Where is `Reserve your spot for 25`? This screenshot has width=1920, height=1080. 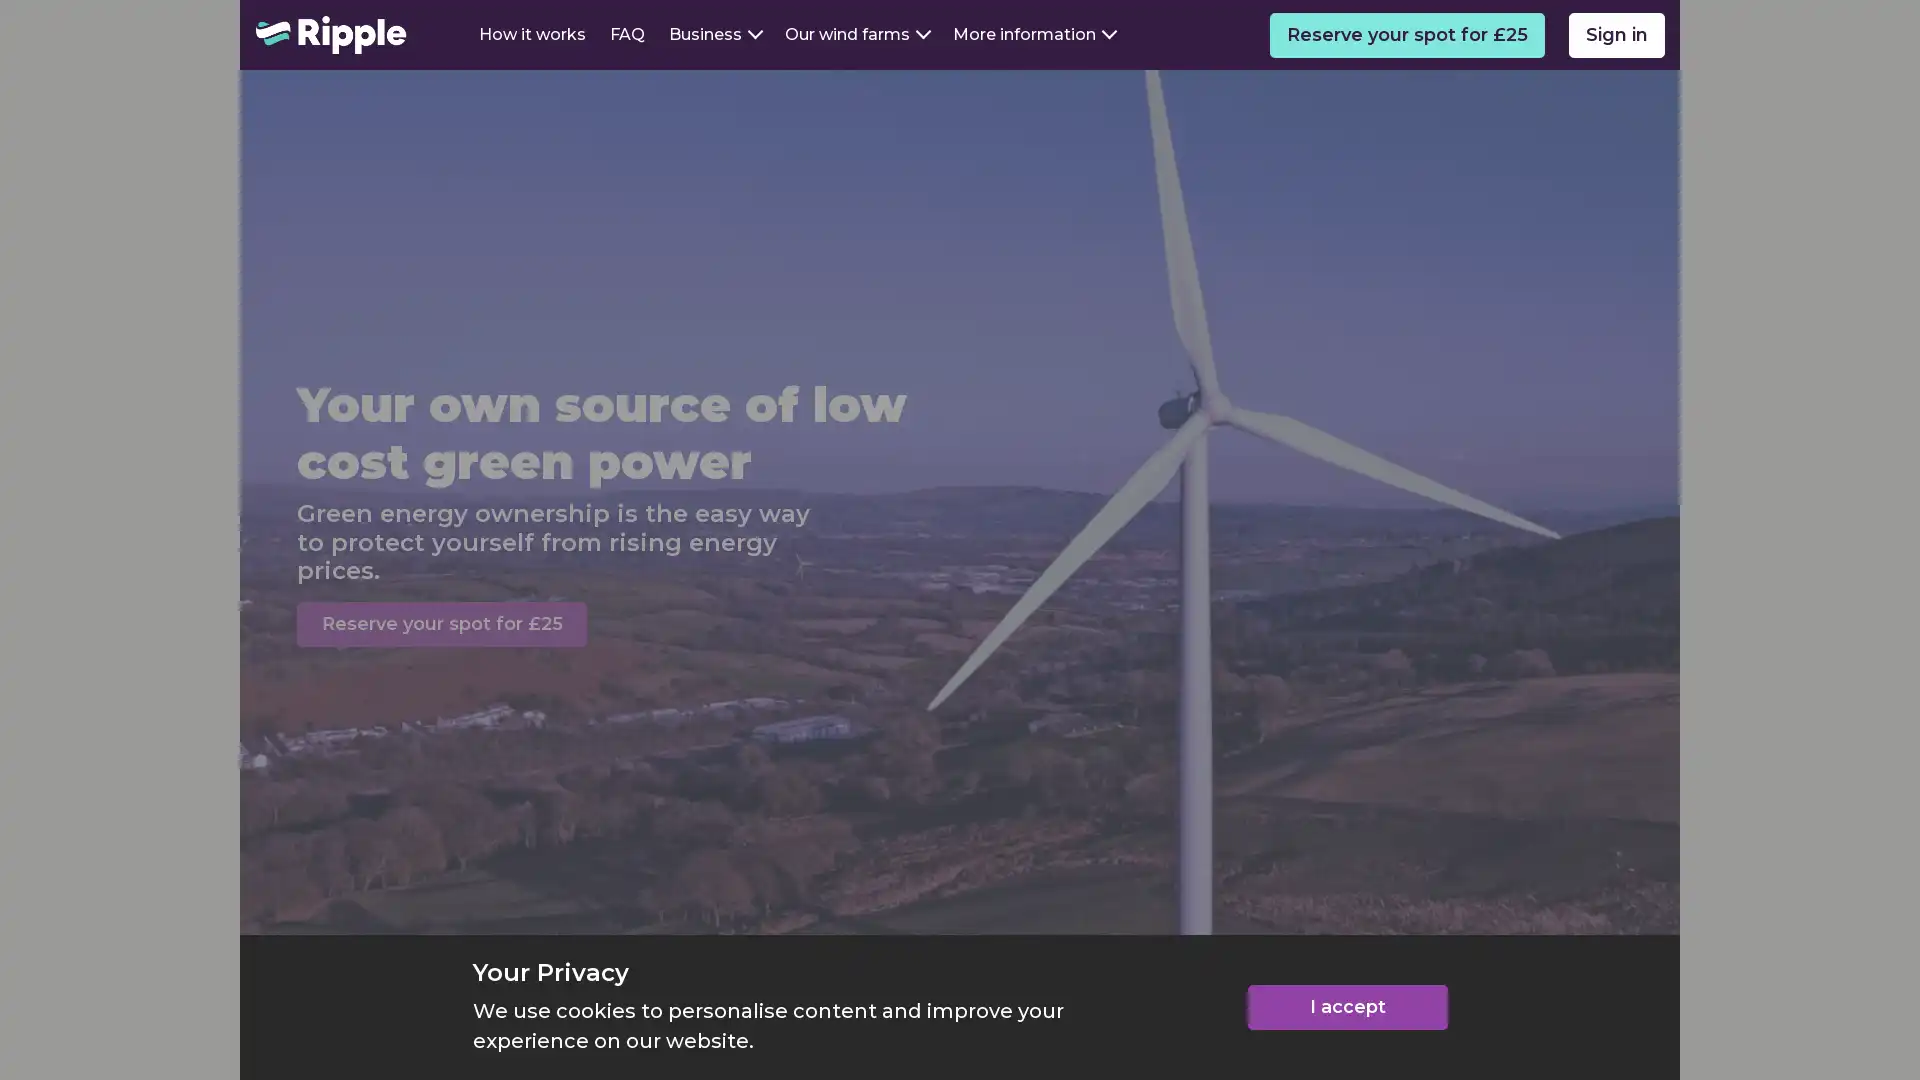 Reserve your spot for 25 is located at coordinates (1406, 34).